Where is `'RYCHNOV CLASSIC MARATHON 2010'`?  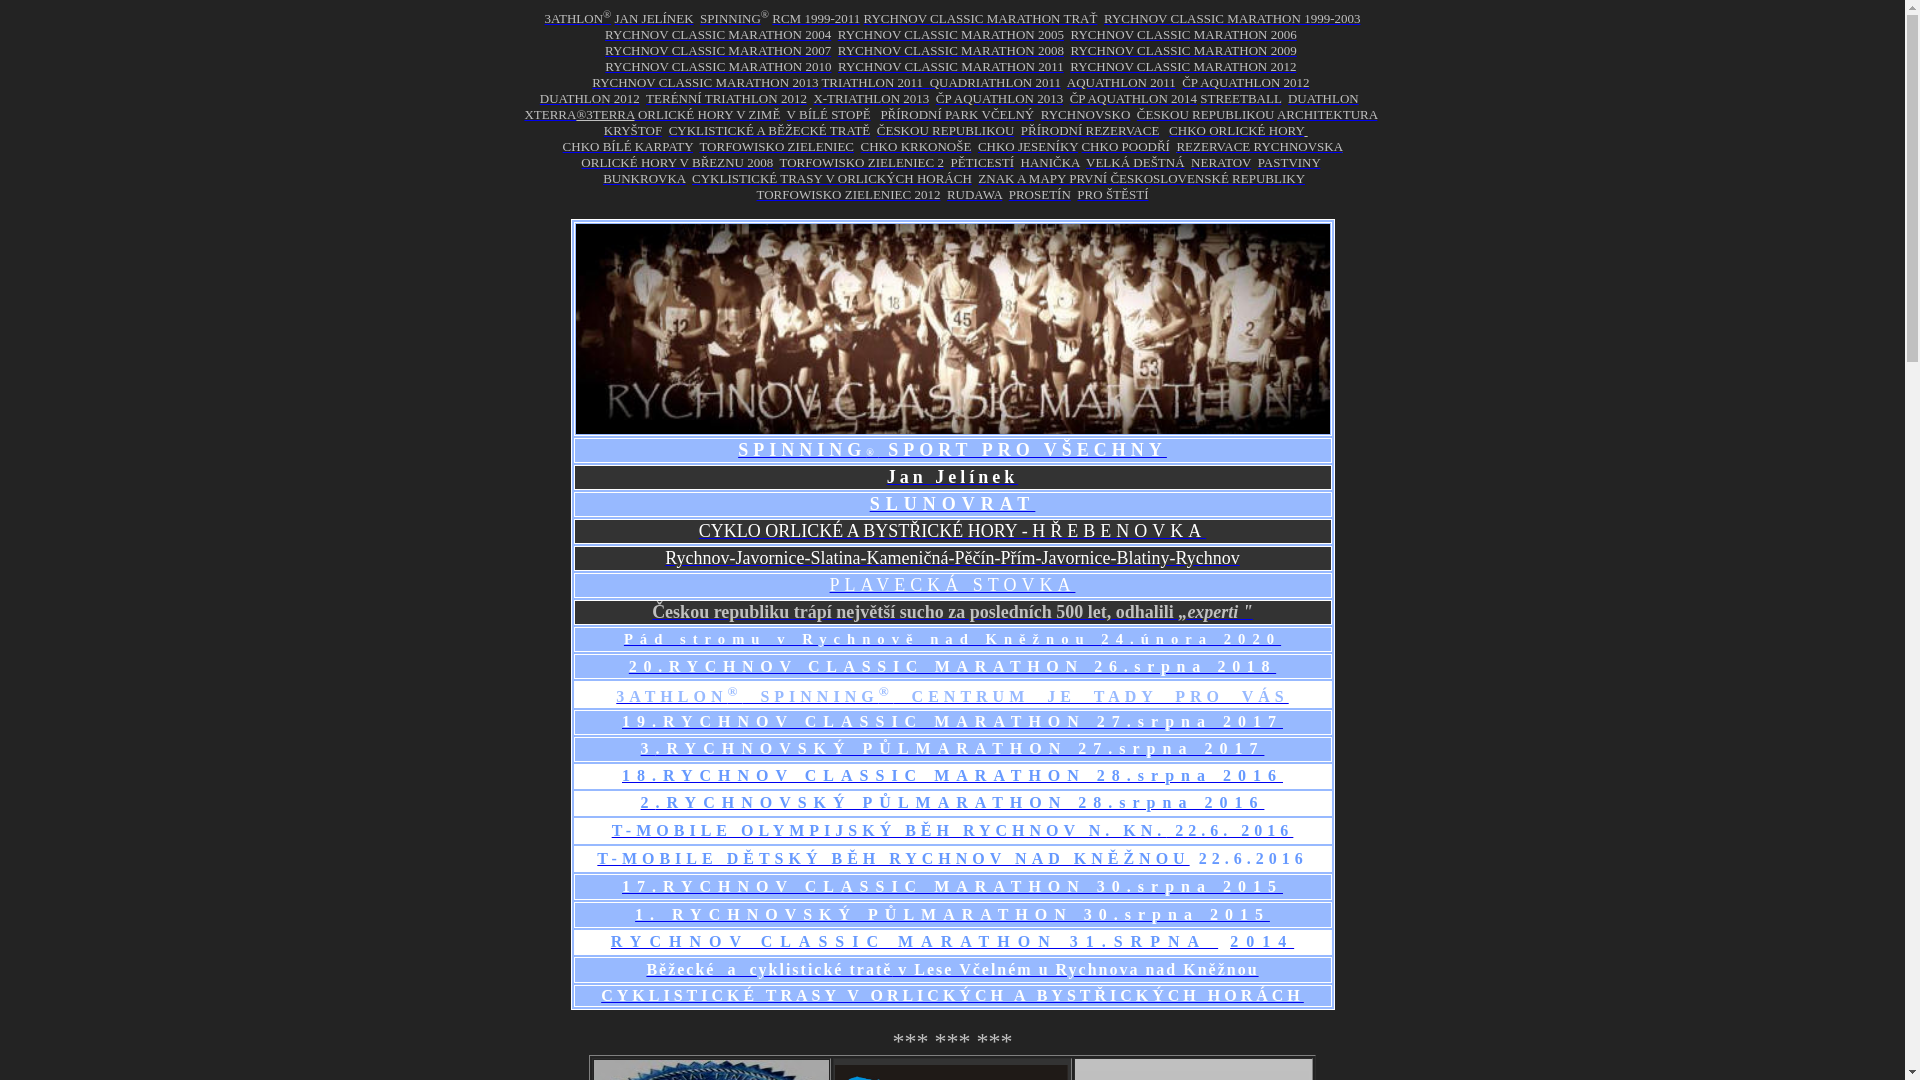 'RYCHNOV CLASSIC MARATHON 2010' is located at coordinates (718, 65).